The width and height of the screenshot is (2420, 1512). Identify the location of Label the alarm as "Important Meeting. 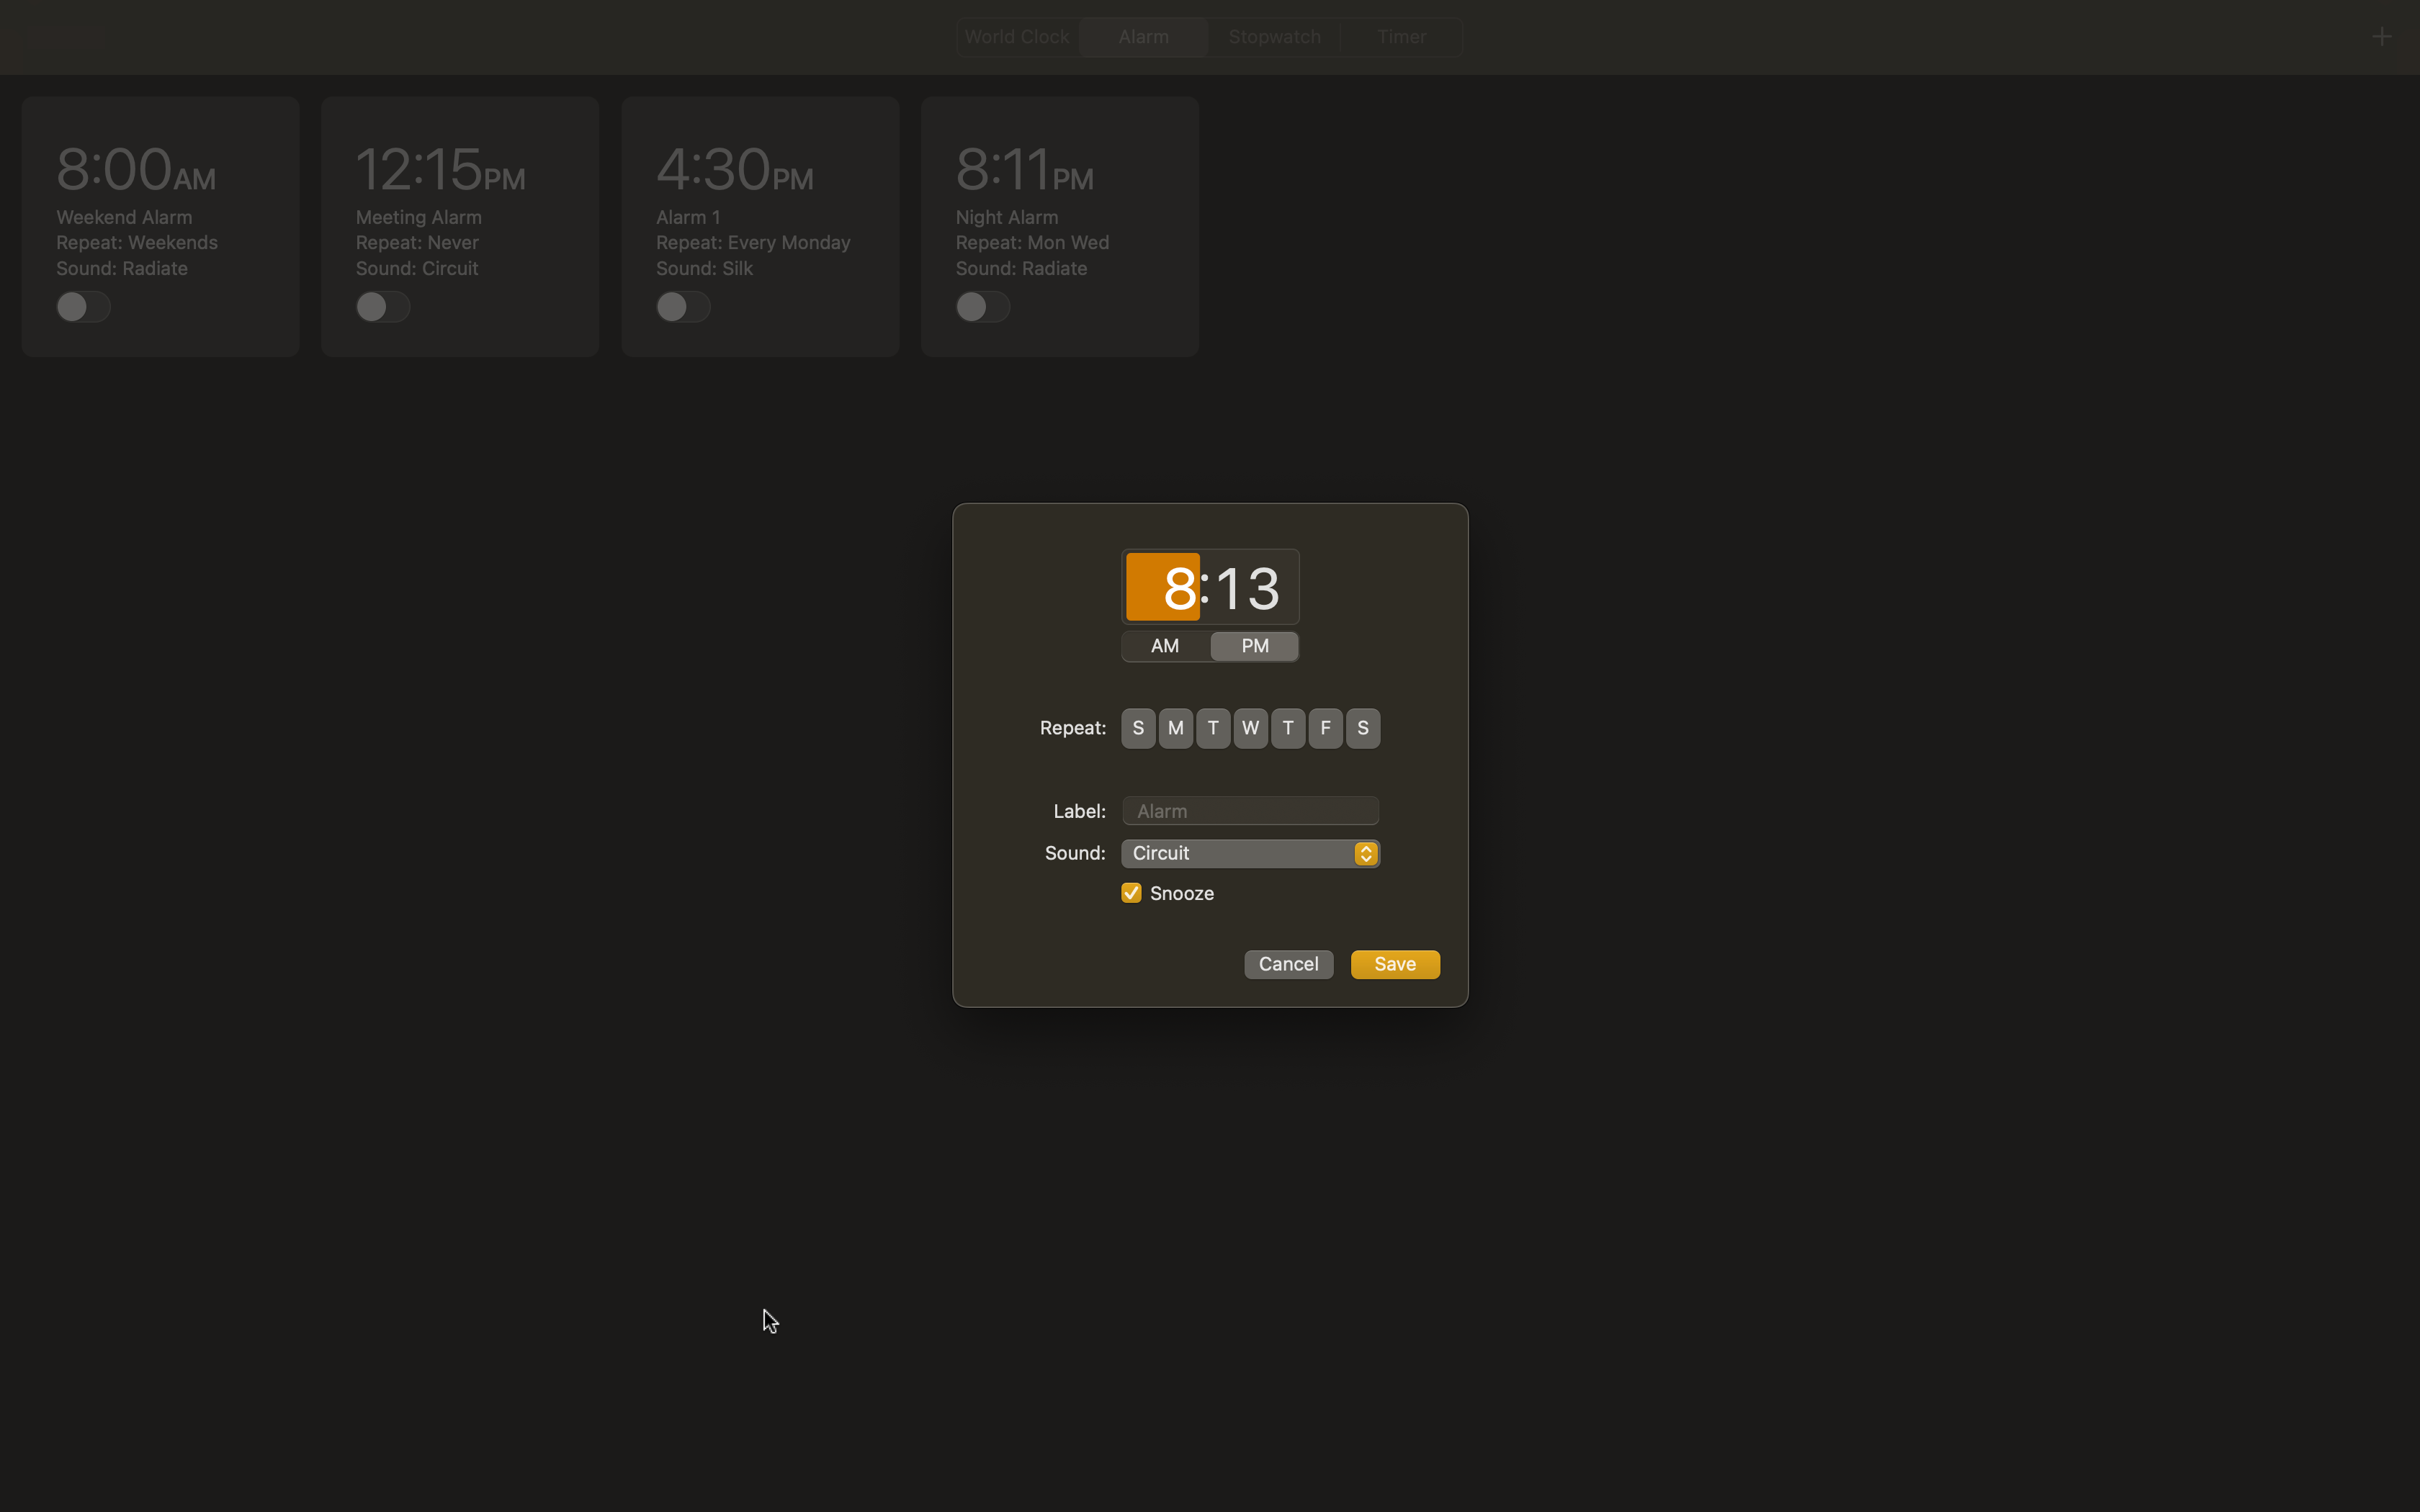
(1250, 807).